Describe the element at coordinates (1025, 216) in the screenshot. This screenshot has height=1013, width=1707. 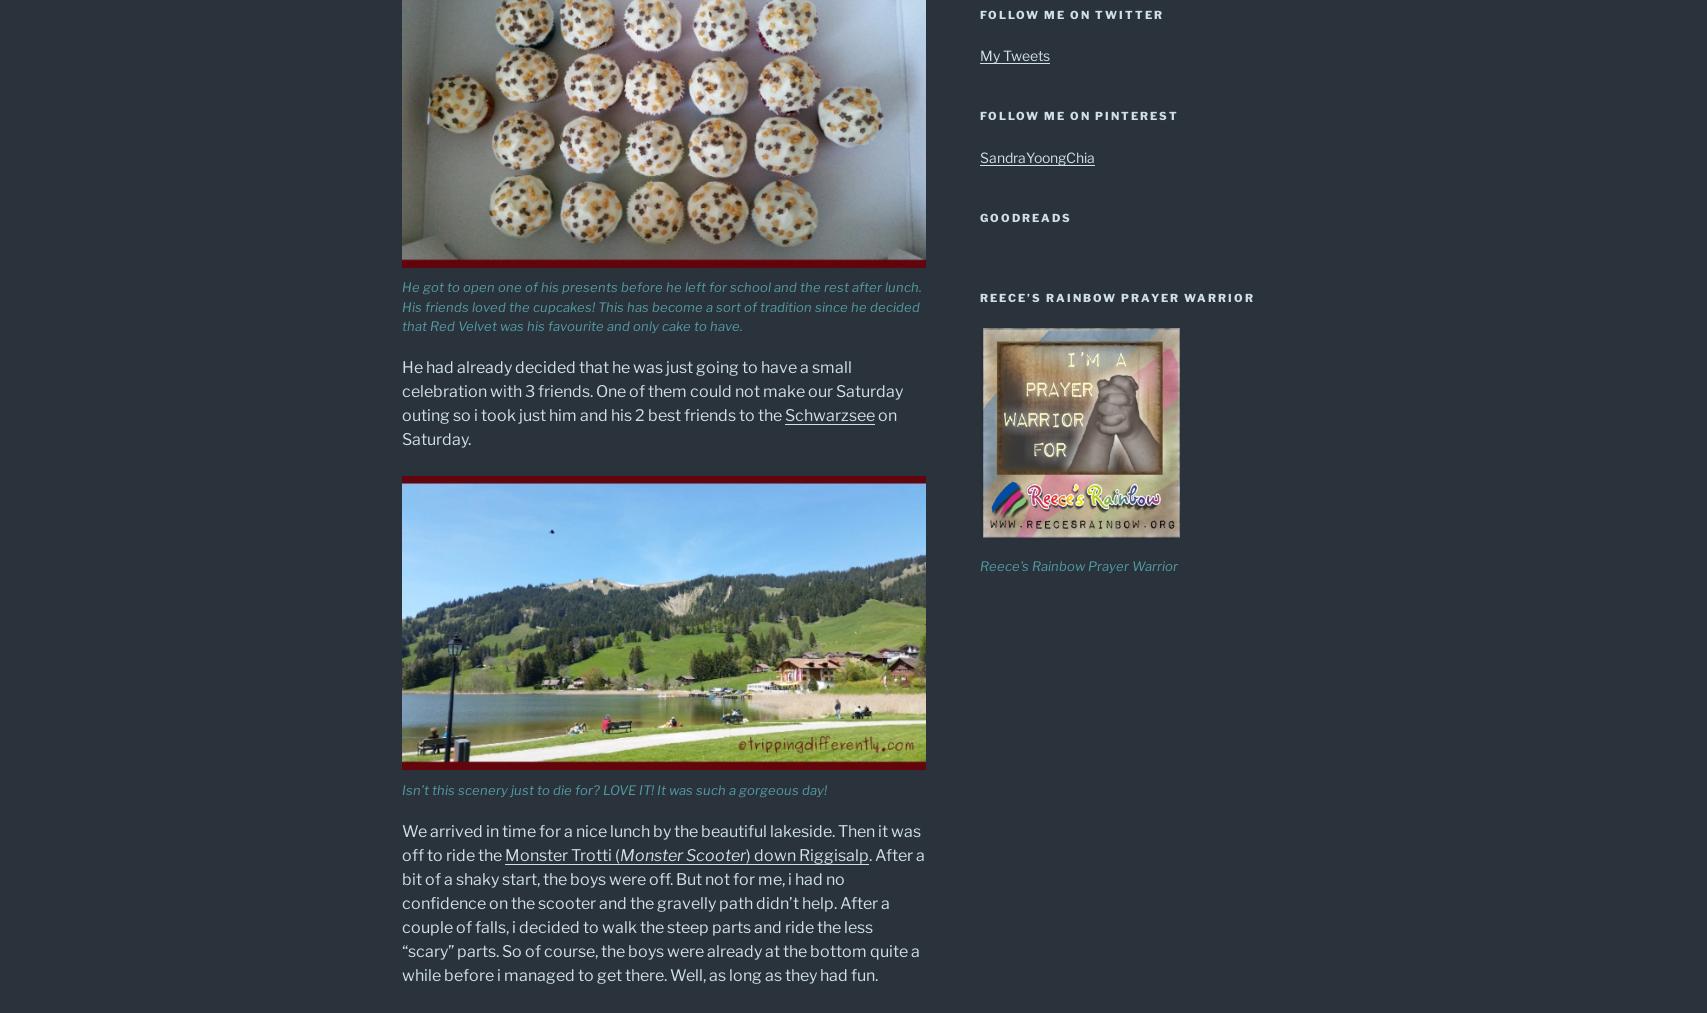
I see `'Goodreads'` at that location.